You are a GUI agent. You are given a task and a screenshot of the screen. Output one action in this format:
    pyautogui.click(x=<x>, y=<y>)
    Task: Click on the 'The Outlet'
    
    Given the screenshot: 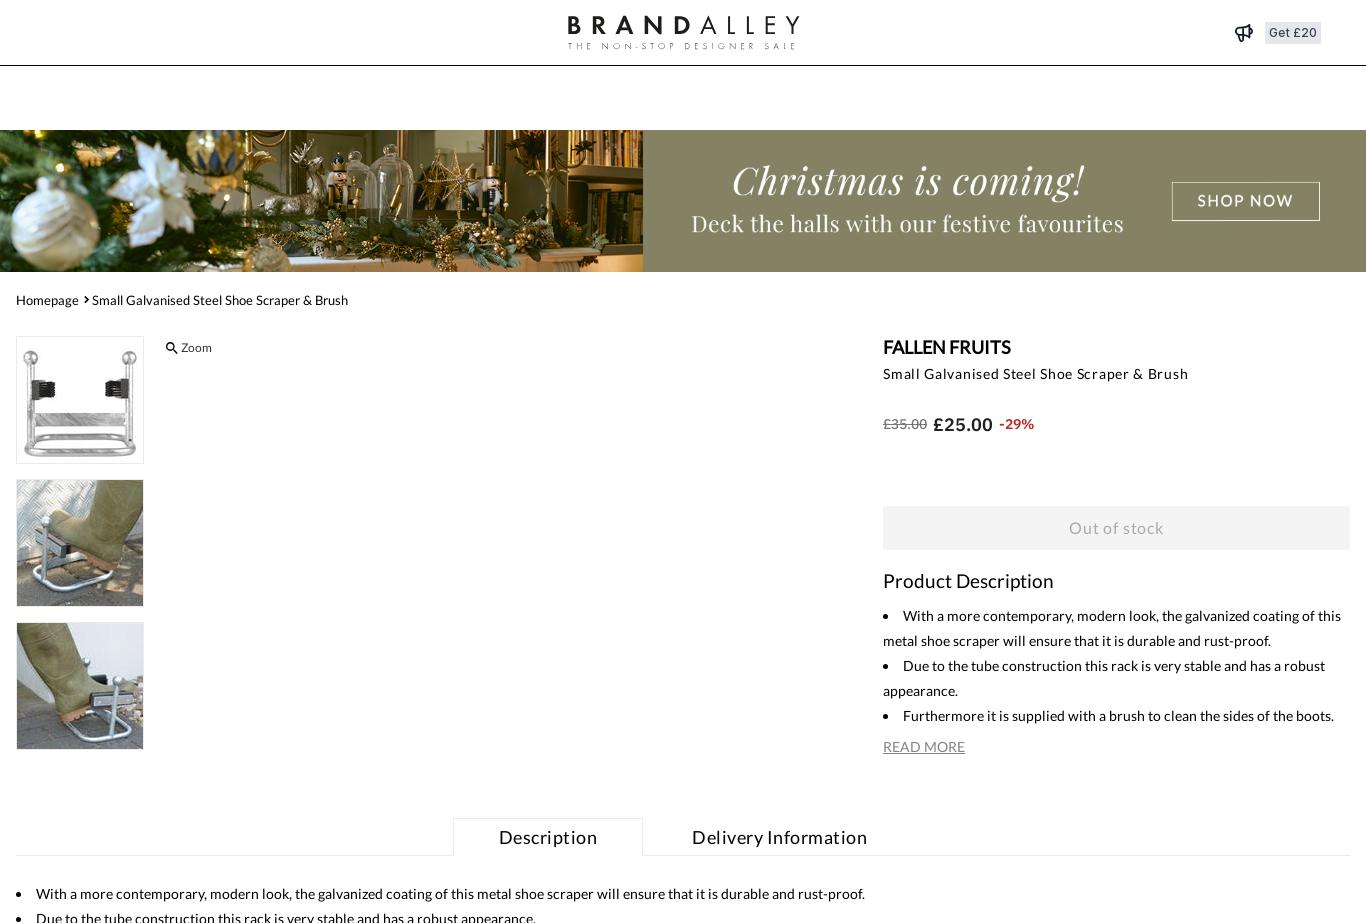 What is the action you would take?
    pyautogui.click(x=645, y=98)
    